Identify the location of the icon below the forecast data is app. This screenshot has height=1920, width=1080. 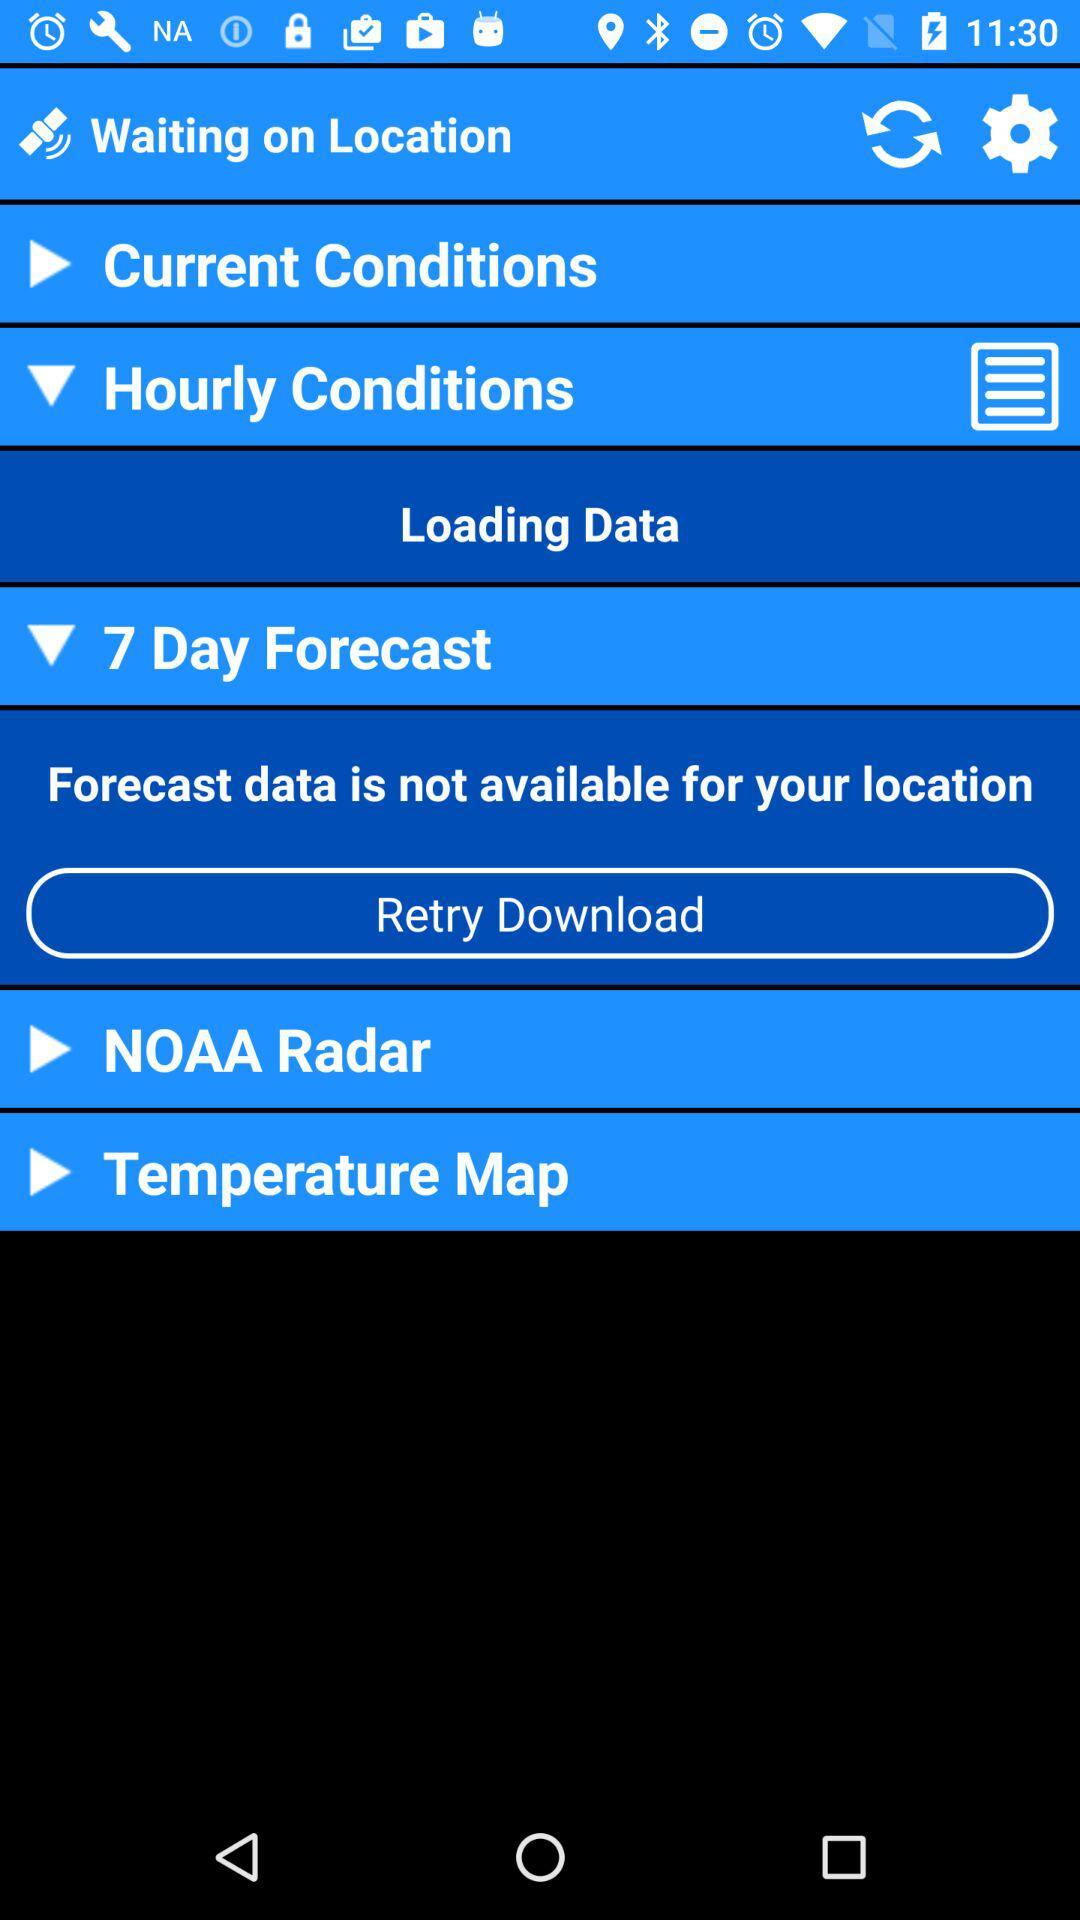
(540, 912).